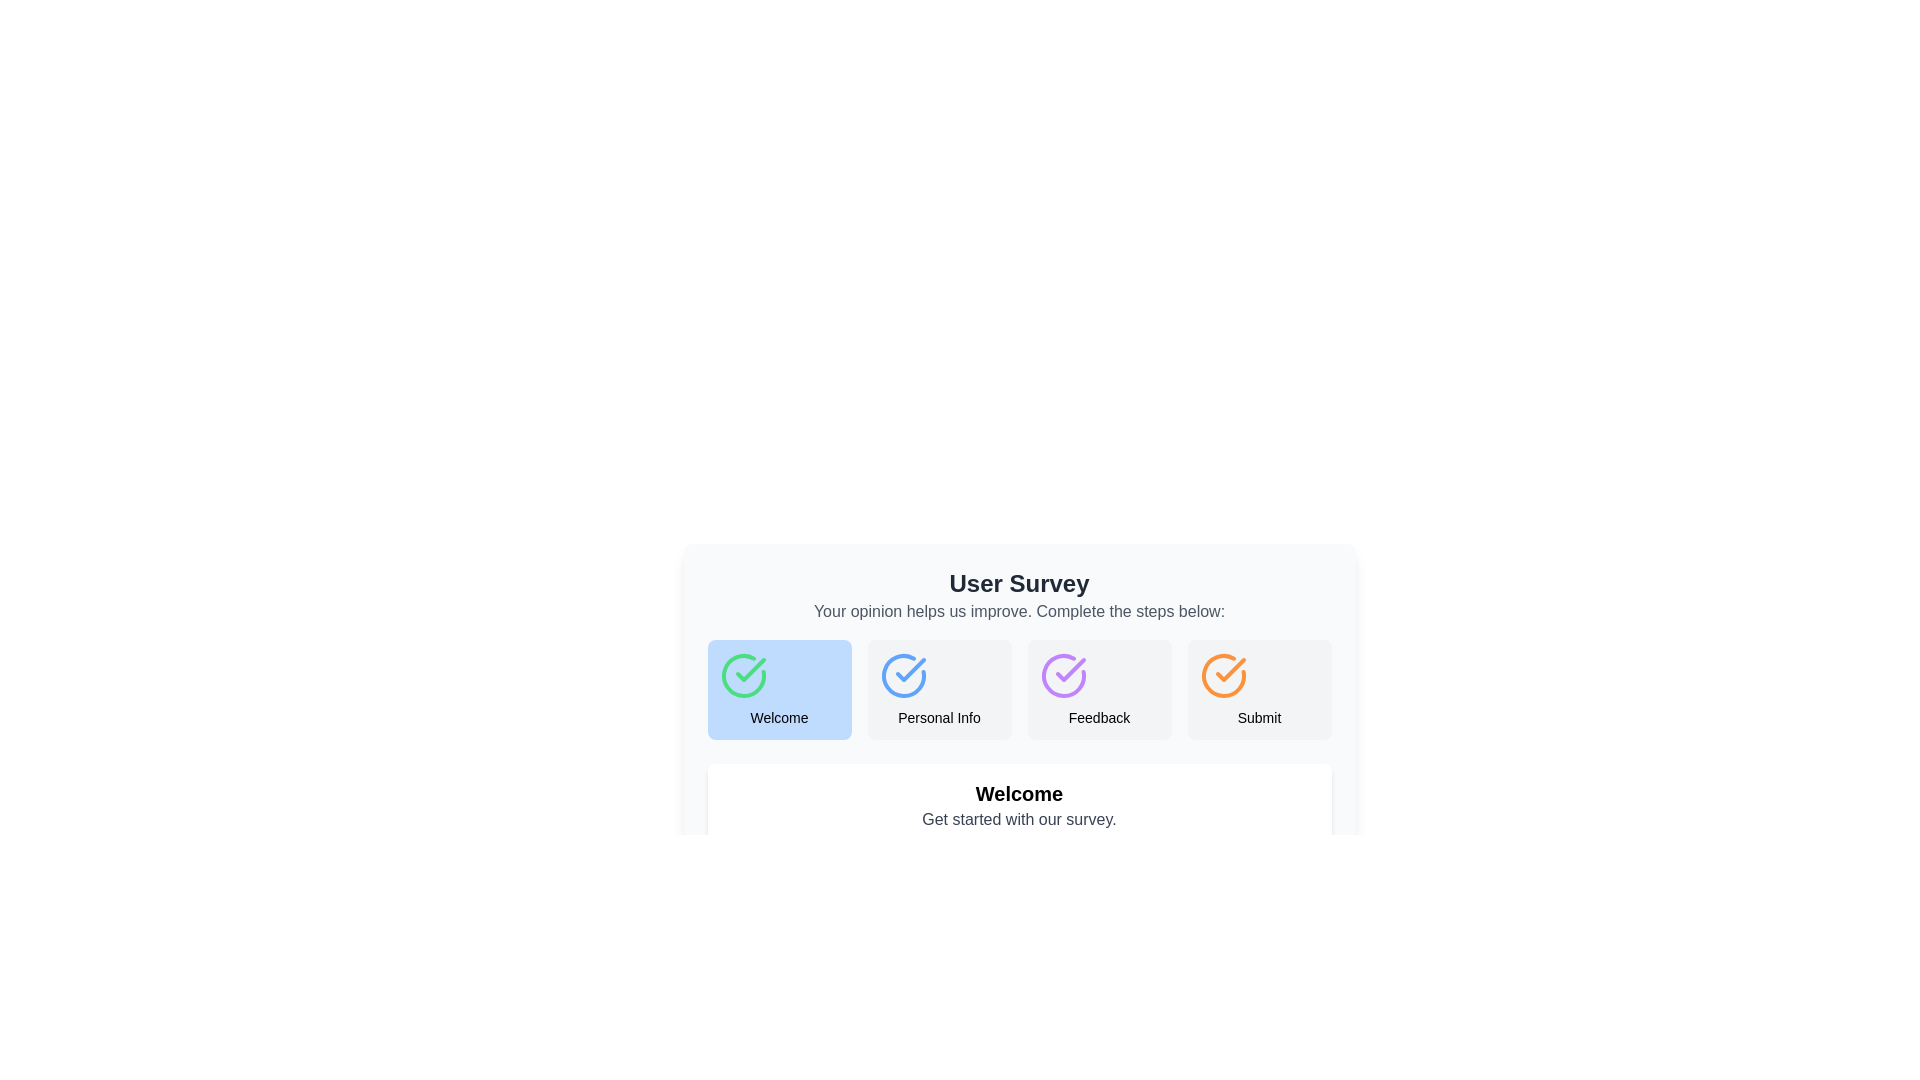 Image resolution: width=1920 pixels, height=1080 pixels. What do you see at coordinates (742, 675) in the screenshot?
I see `the progress status icon representing the 'Welcome' step in the upper-left of the layout` at bounding box center [742, 675].